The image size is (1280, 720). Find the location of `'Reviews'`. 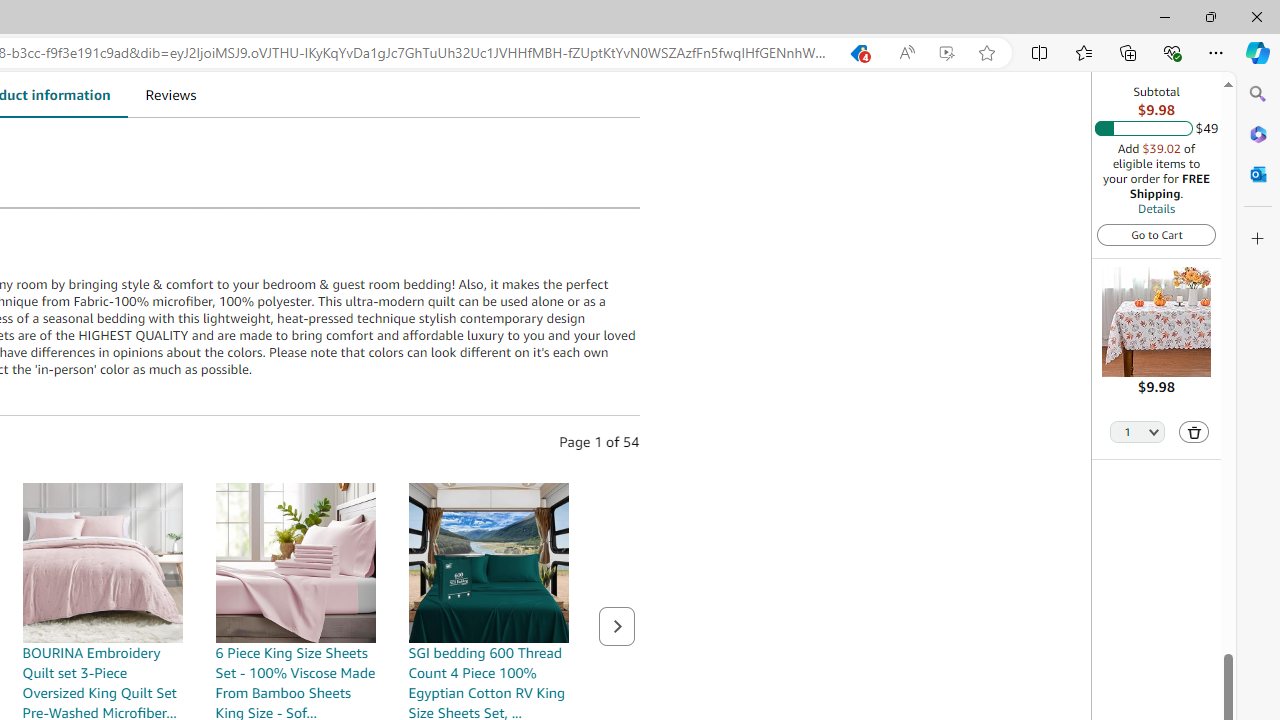

'Reviews' is located at coordinates (170, 94).